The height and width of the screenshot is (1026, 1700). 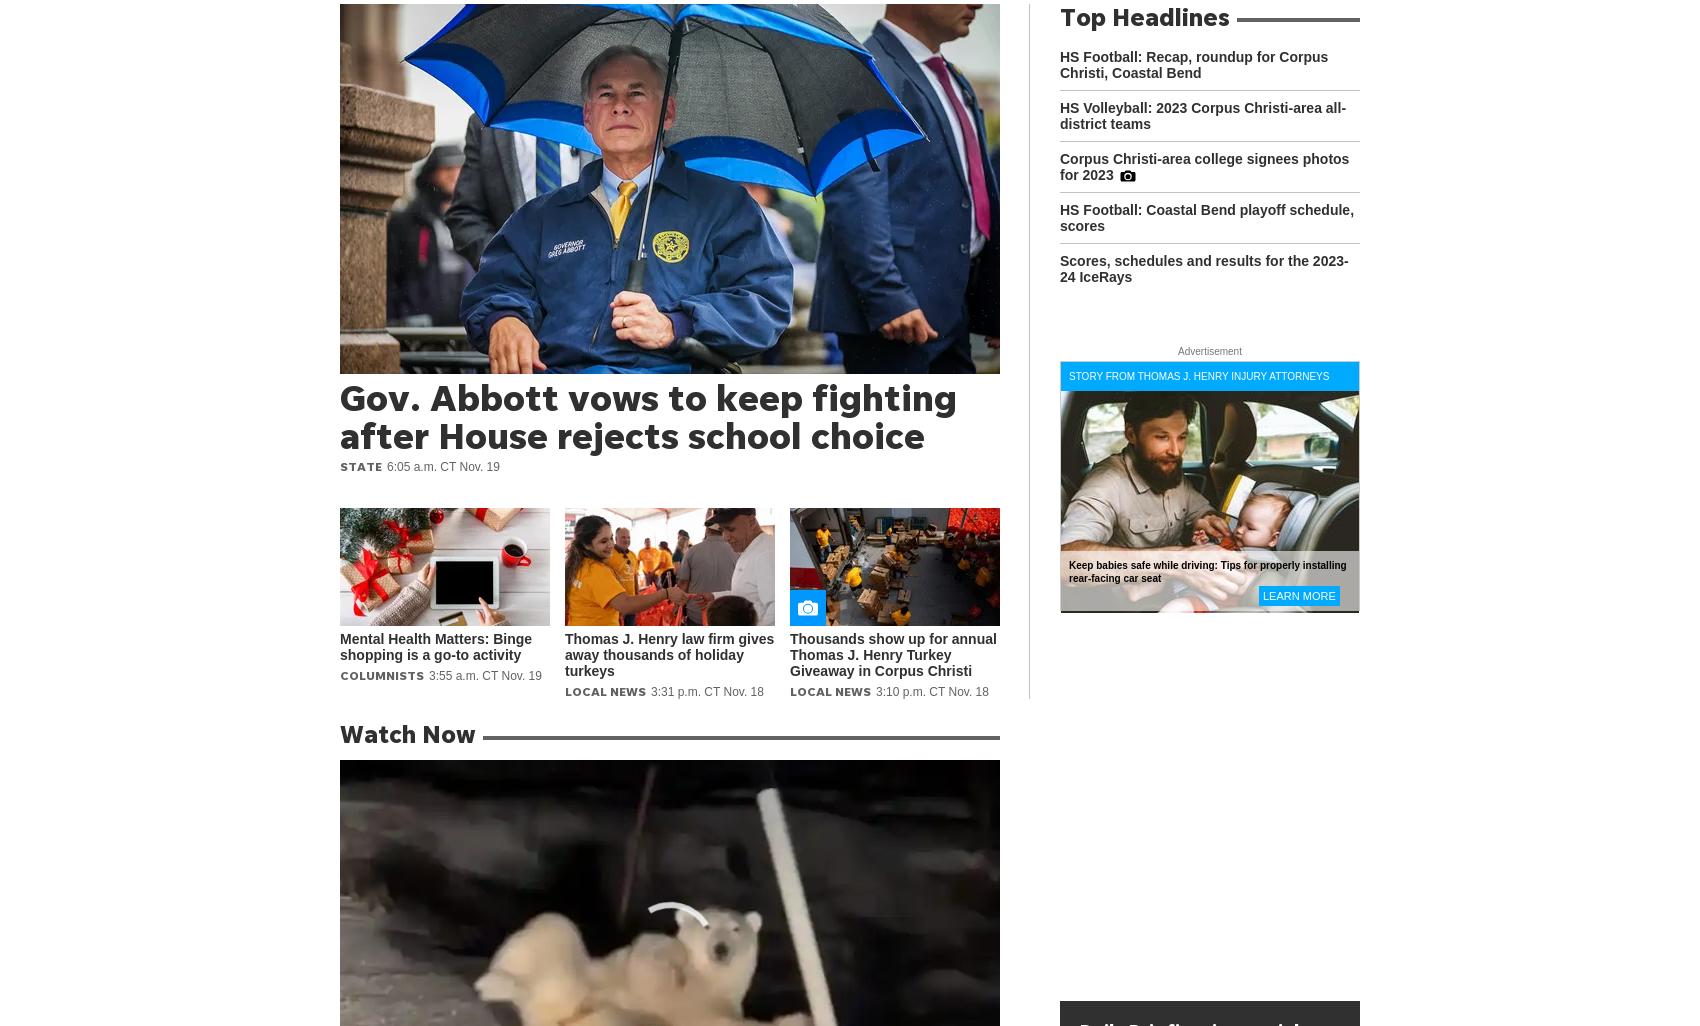 What do you see at coordinates (1201, 116) in the screenshot?
I see `'HS Volleyball: 2023 Corpus Christi-area all-district teams'` at bounding box center [1201, 116].